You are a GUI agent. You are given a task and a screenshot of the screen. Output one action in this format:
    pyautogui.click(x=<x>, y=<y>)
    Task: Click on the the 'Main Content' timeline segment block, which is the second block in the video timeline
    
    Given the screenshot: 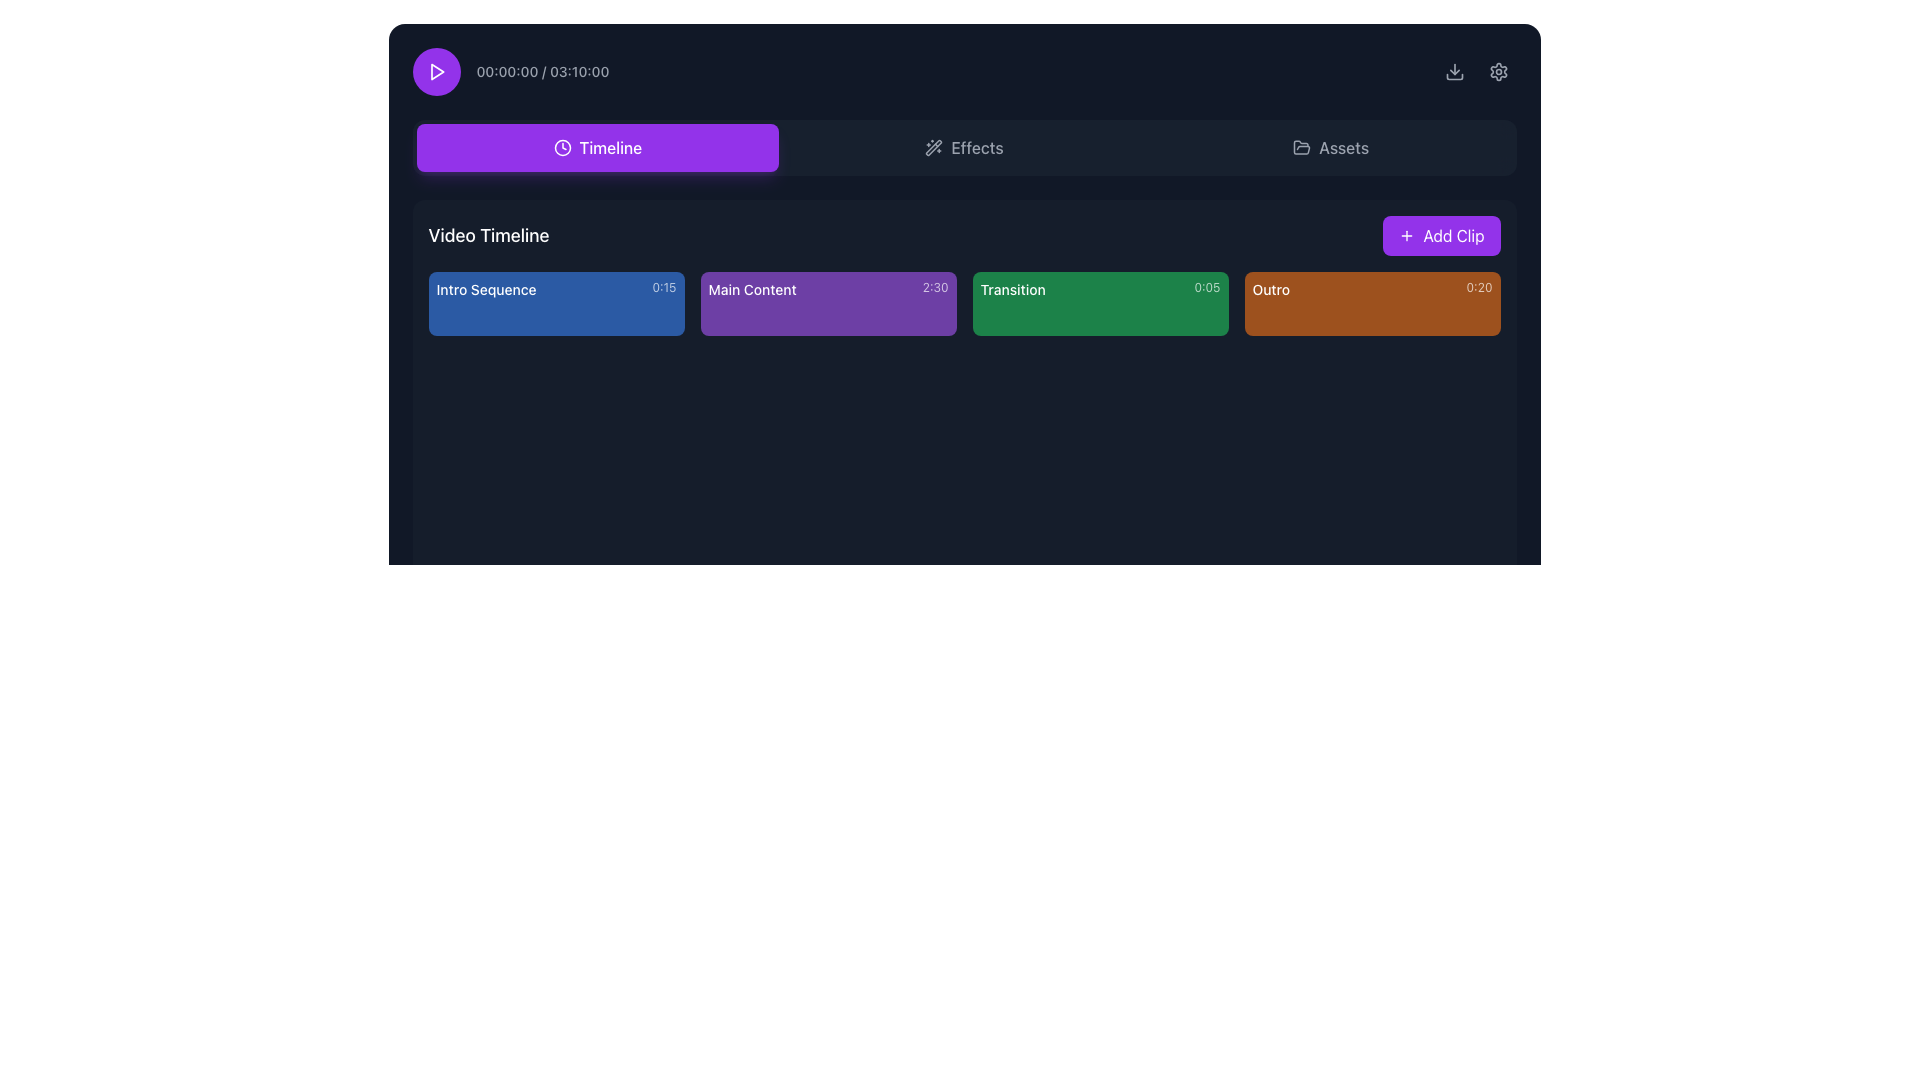 What is the action you would take?
    pyautogui.click(x=828, y=304)
    